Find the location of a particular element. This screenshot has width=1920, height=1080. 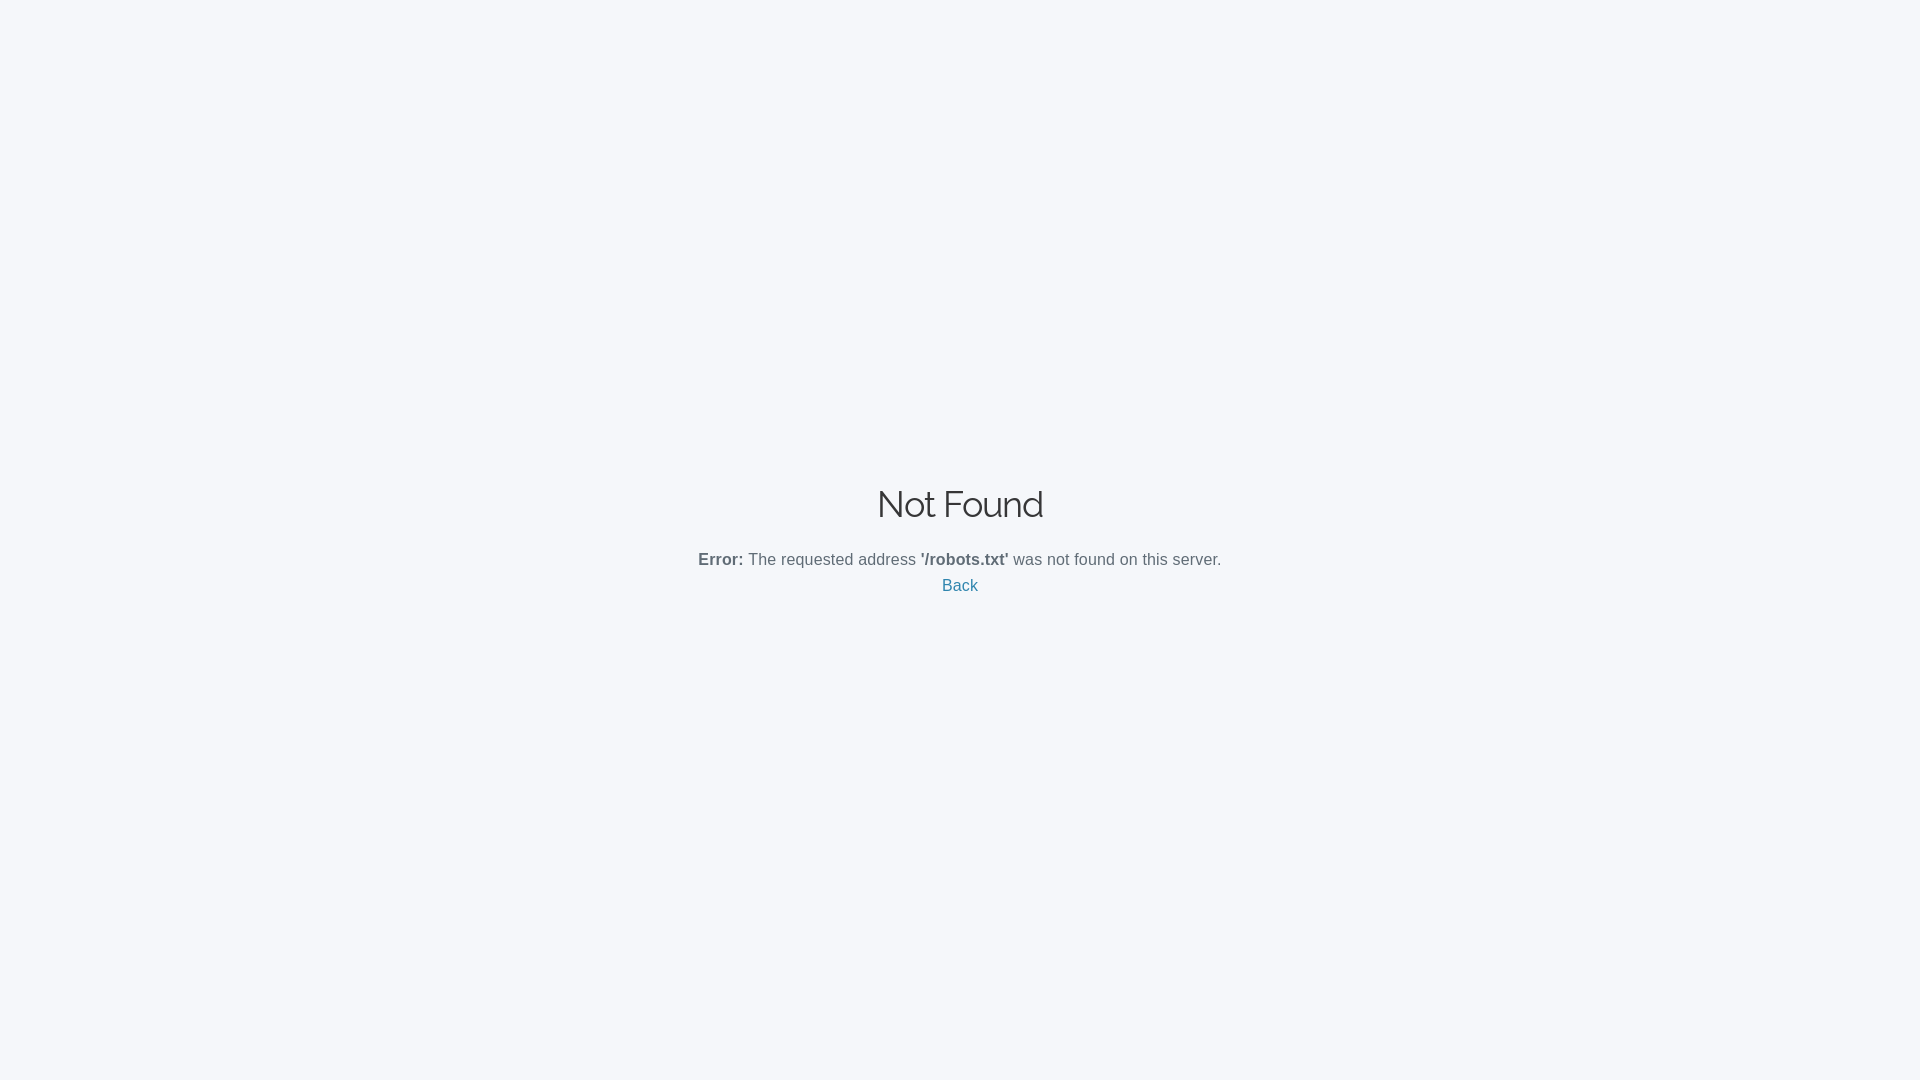

'Back' is located at coordinates (960, 585).